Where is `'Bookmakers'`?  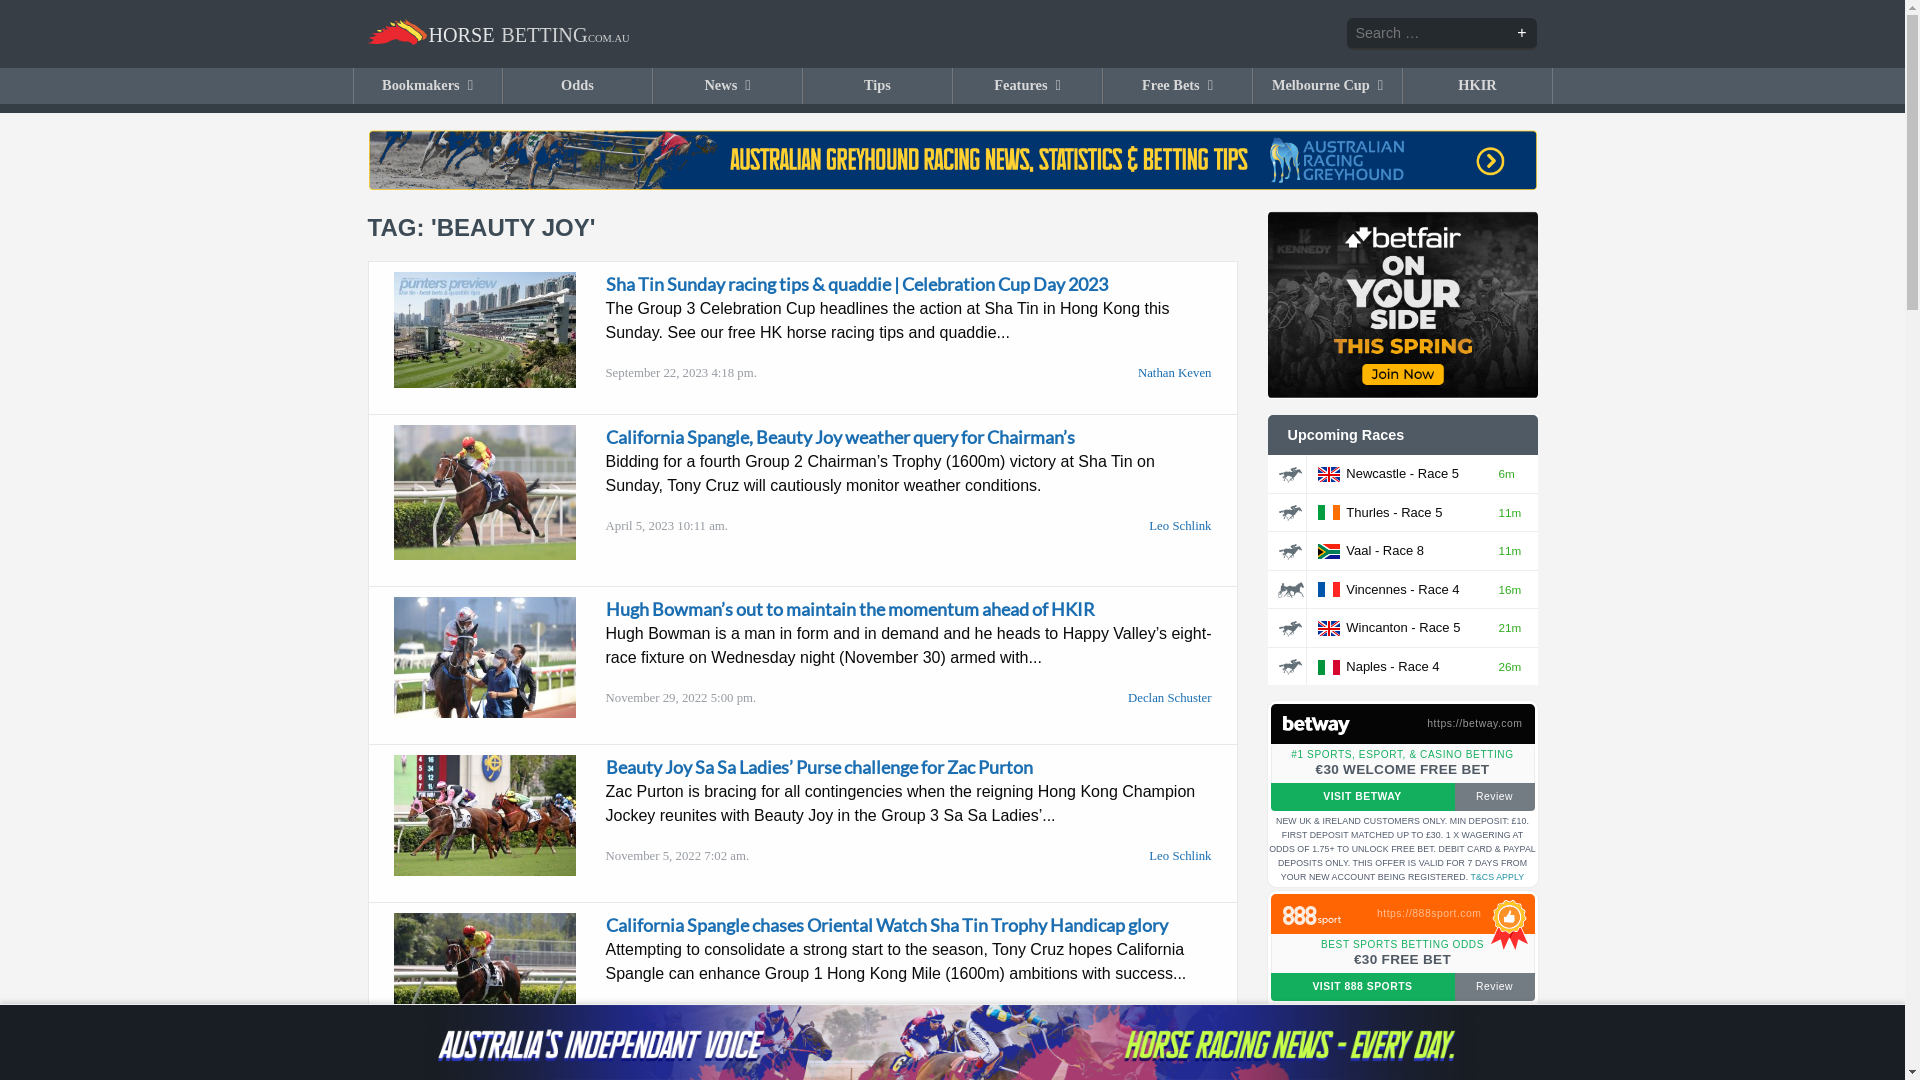
'Bookmakers' is located at coordinates (354, 84).